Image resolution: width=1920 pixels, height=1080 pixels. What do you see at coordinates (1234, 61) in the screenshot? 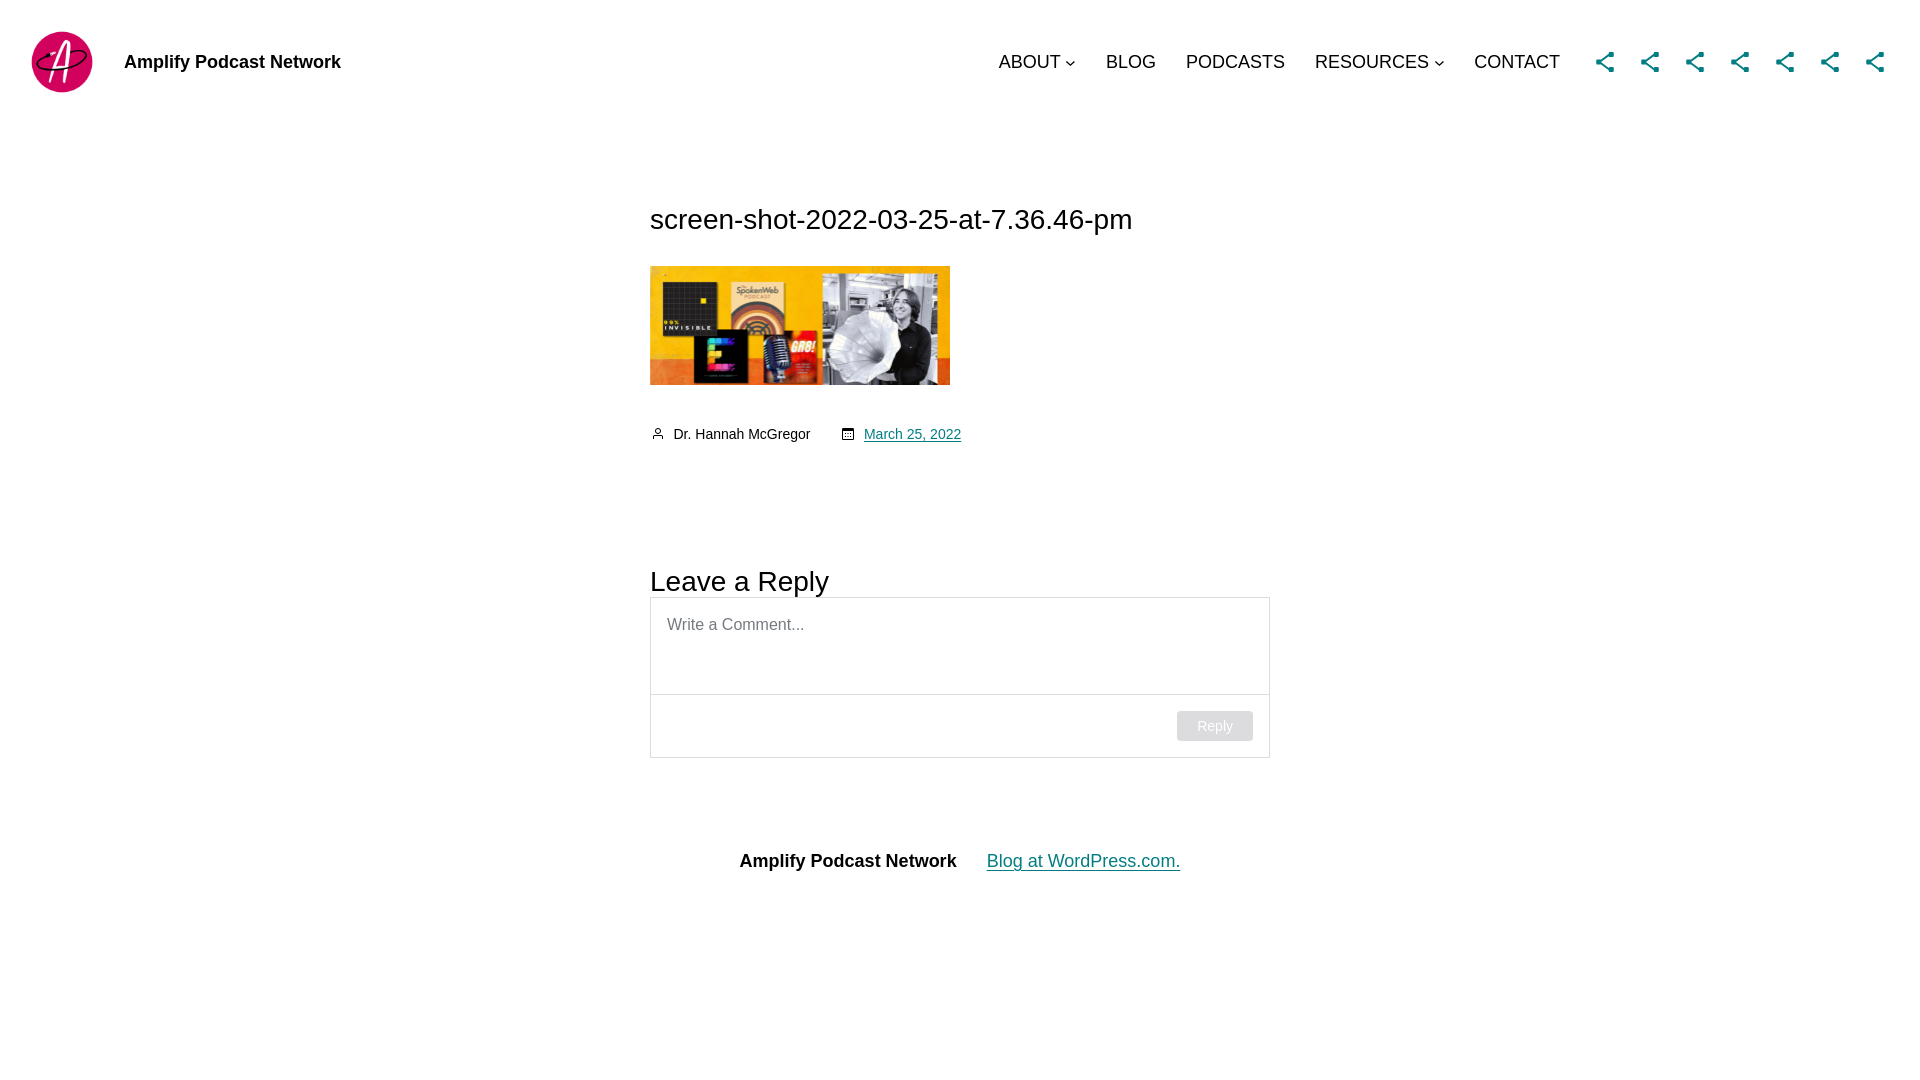
I see `'PODCASTS'` at bounding box center [1234, 61].